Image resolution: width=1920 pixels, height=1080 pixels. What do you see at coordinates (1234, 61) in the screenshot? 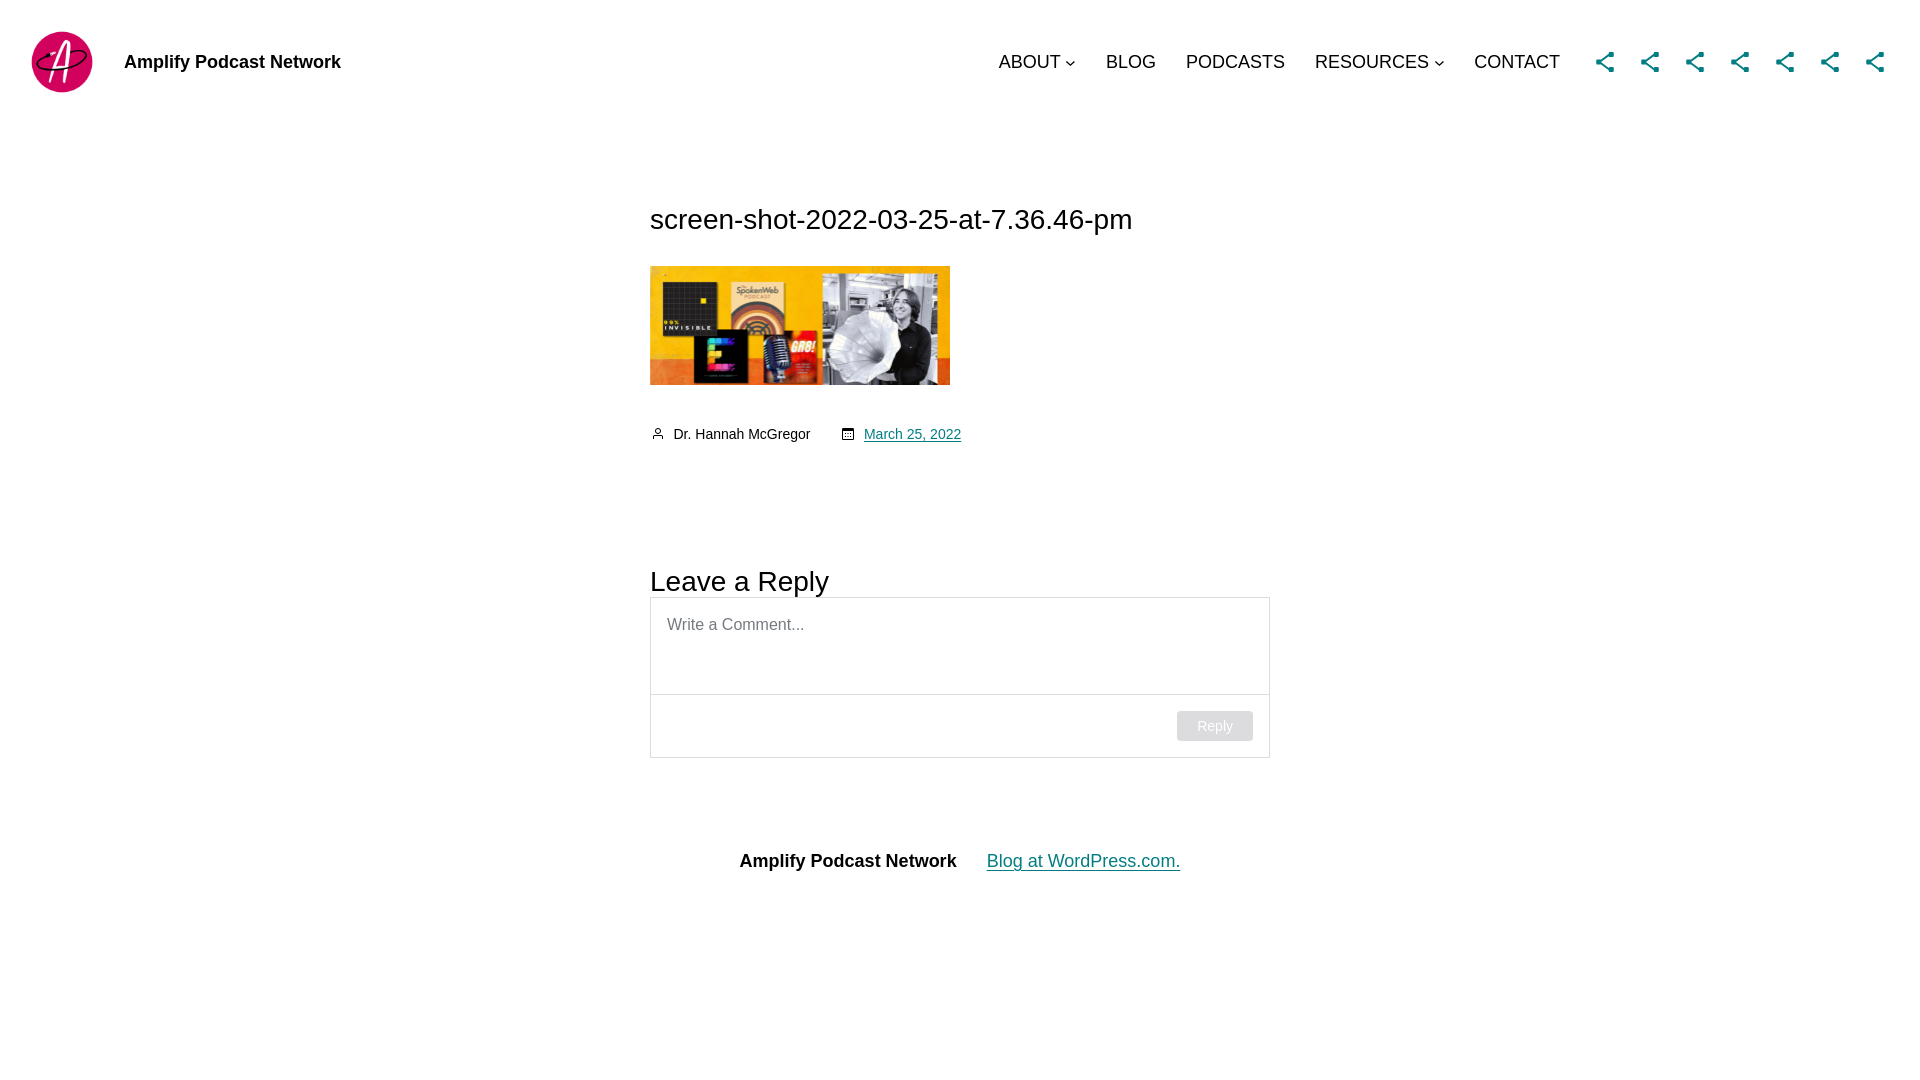
I see `'PODCASTS'` at bounding box center [1234, 61].